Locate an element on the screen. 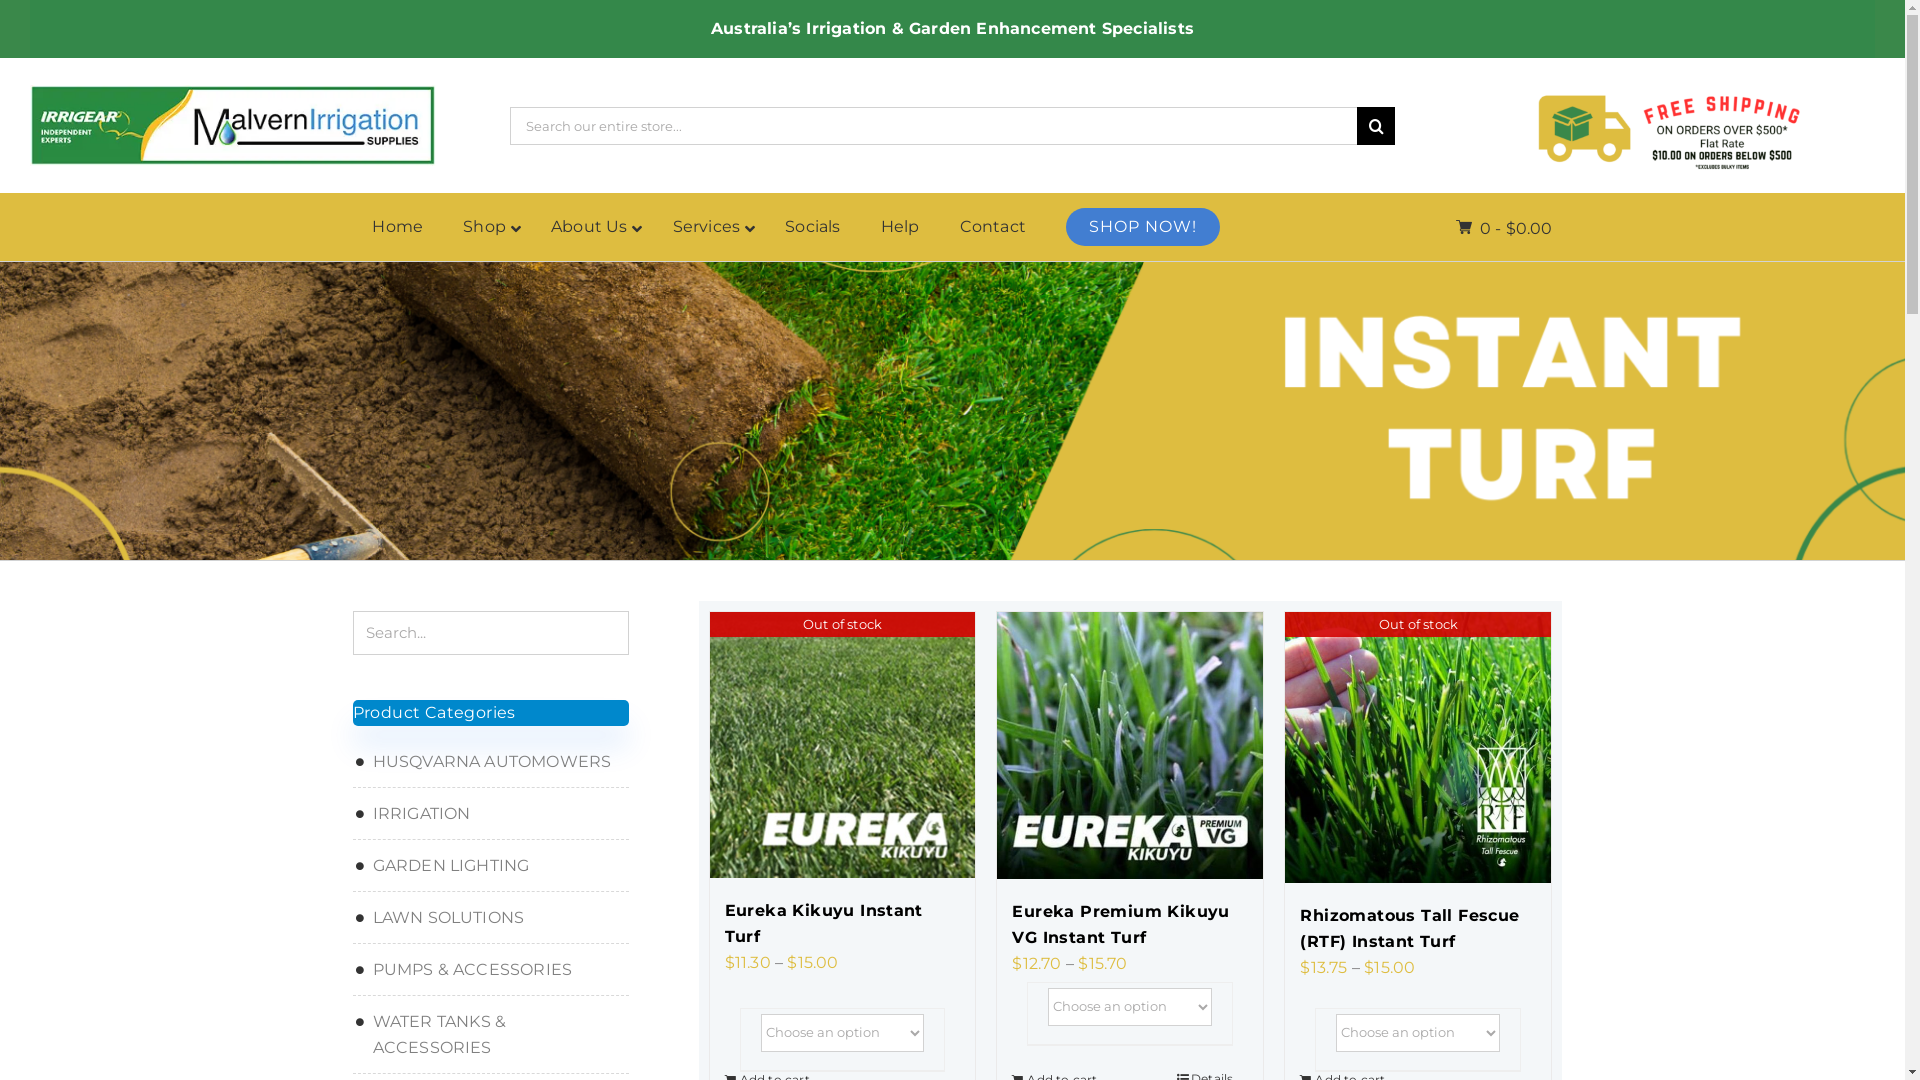  'IRRIGATION' is located at coordinates (489, 813).